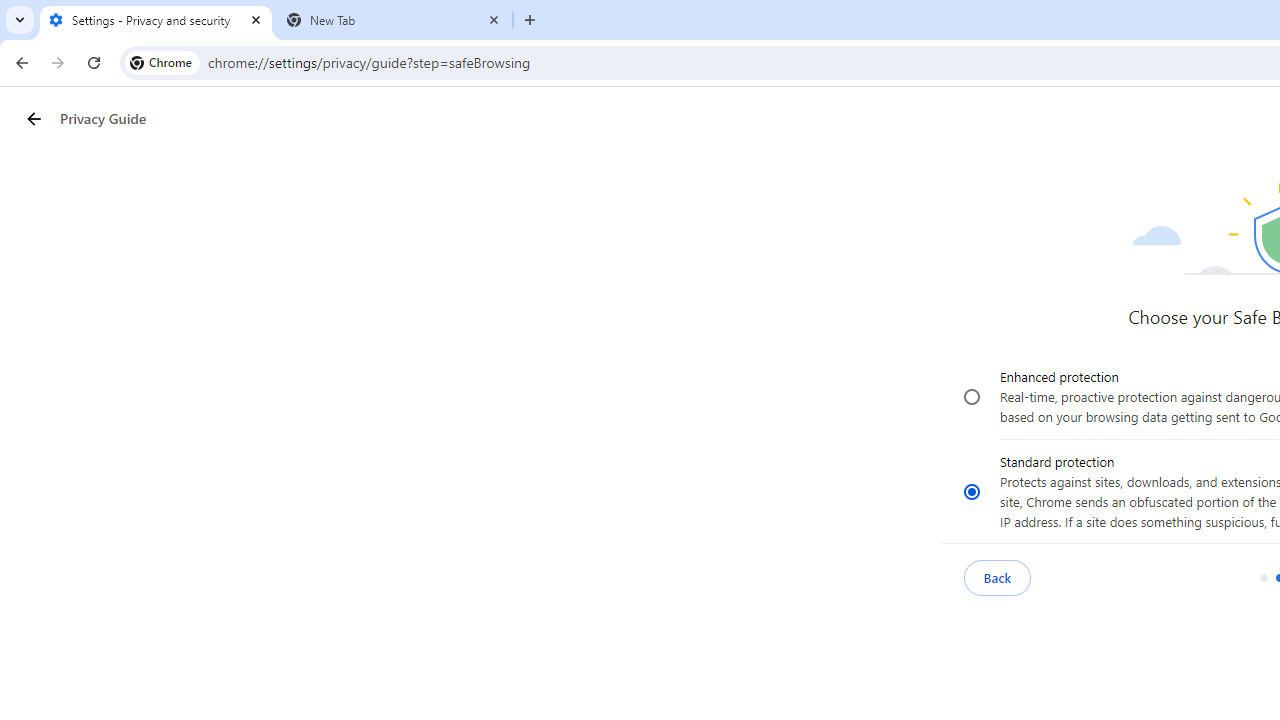 The width and height of the screenshot is (1280, 720). What do you see at coordinates (155, 20) in the screenshot?
I see `'Settings - Privacy and security'` at bounding box center [155, 20].